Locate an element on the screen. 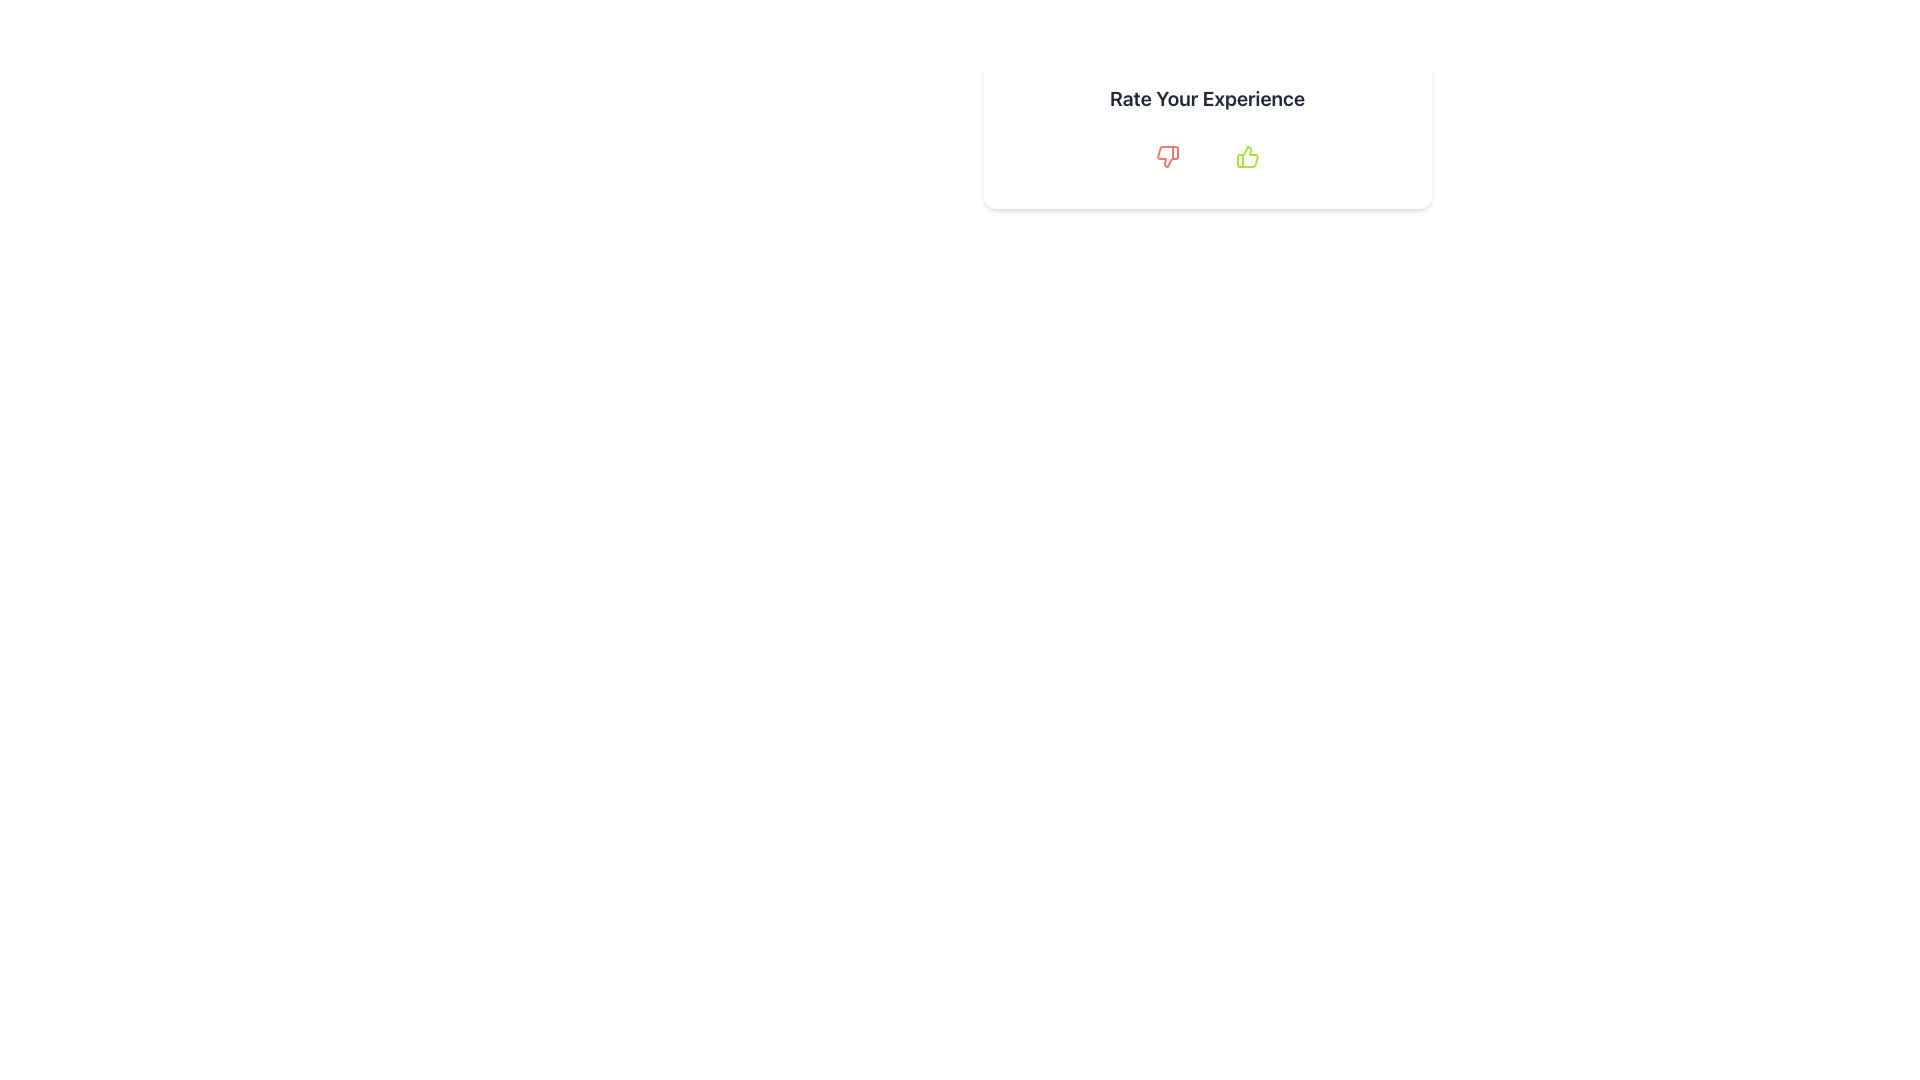 This screenshot has height=1080, width=1920. the 'like' icon, which is the second item in a horizontal sequence of icons within a card interface, to focus on it is located at coordinates (1246, 156).